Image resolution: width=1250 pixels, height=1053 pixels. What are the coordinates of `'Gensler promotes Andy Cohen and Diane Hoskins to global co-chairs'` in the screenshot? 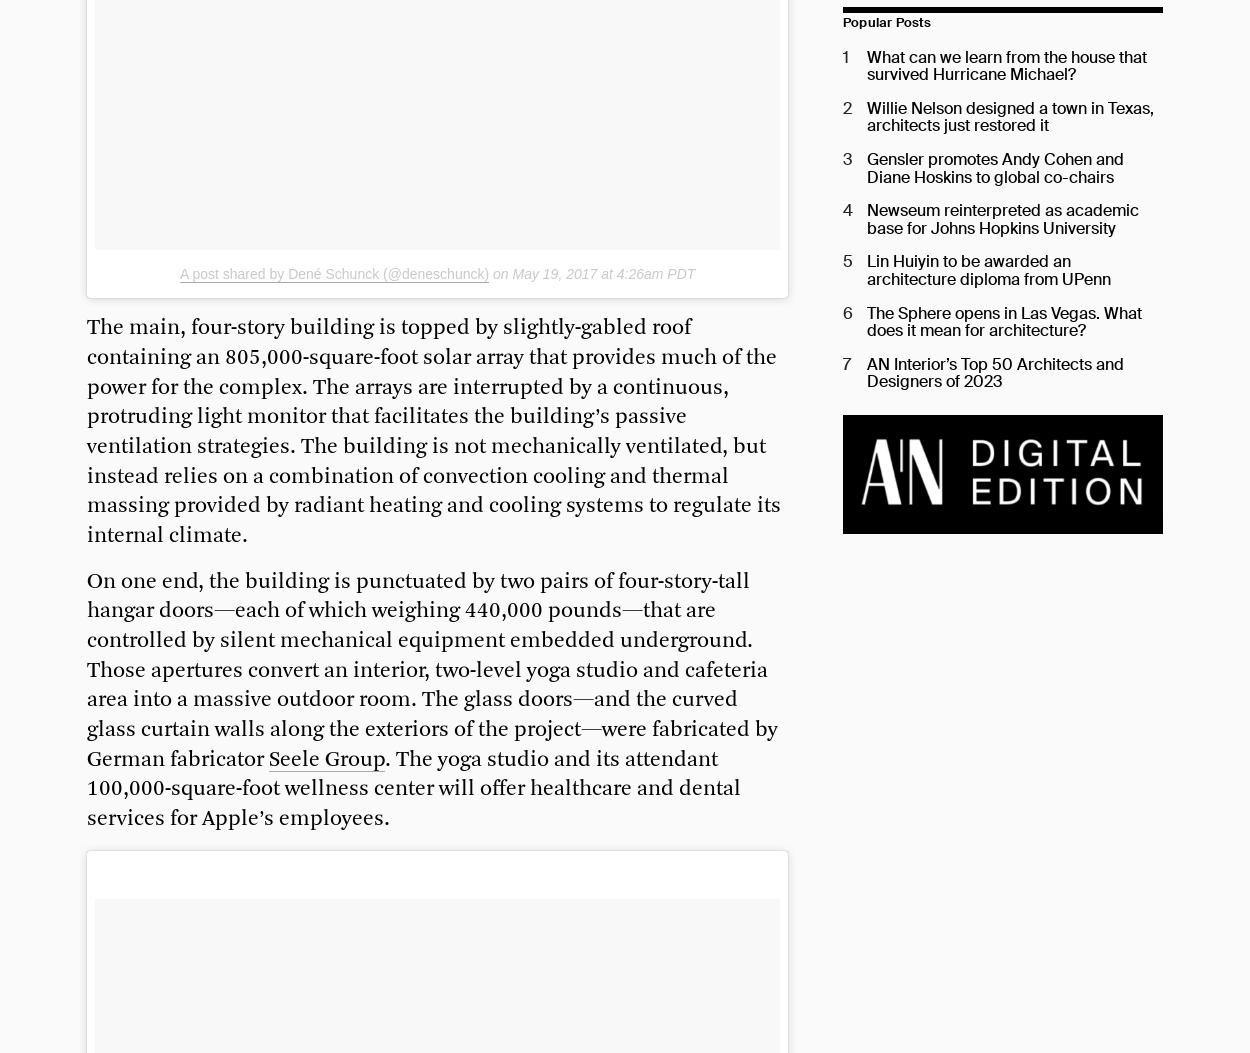 It's located at (993, 166).